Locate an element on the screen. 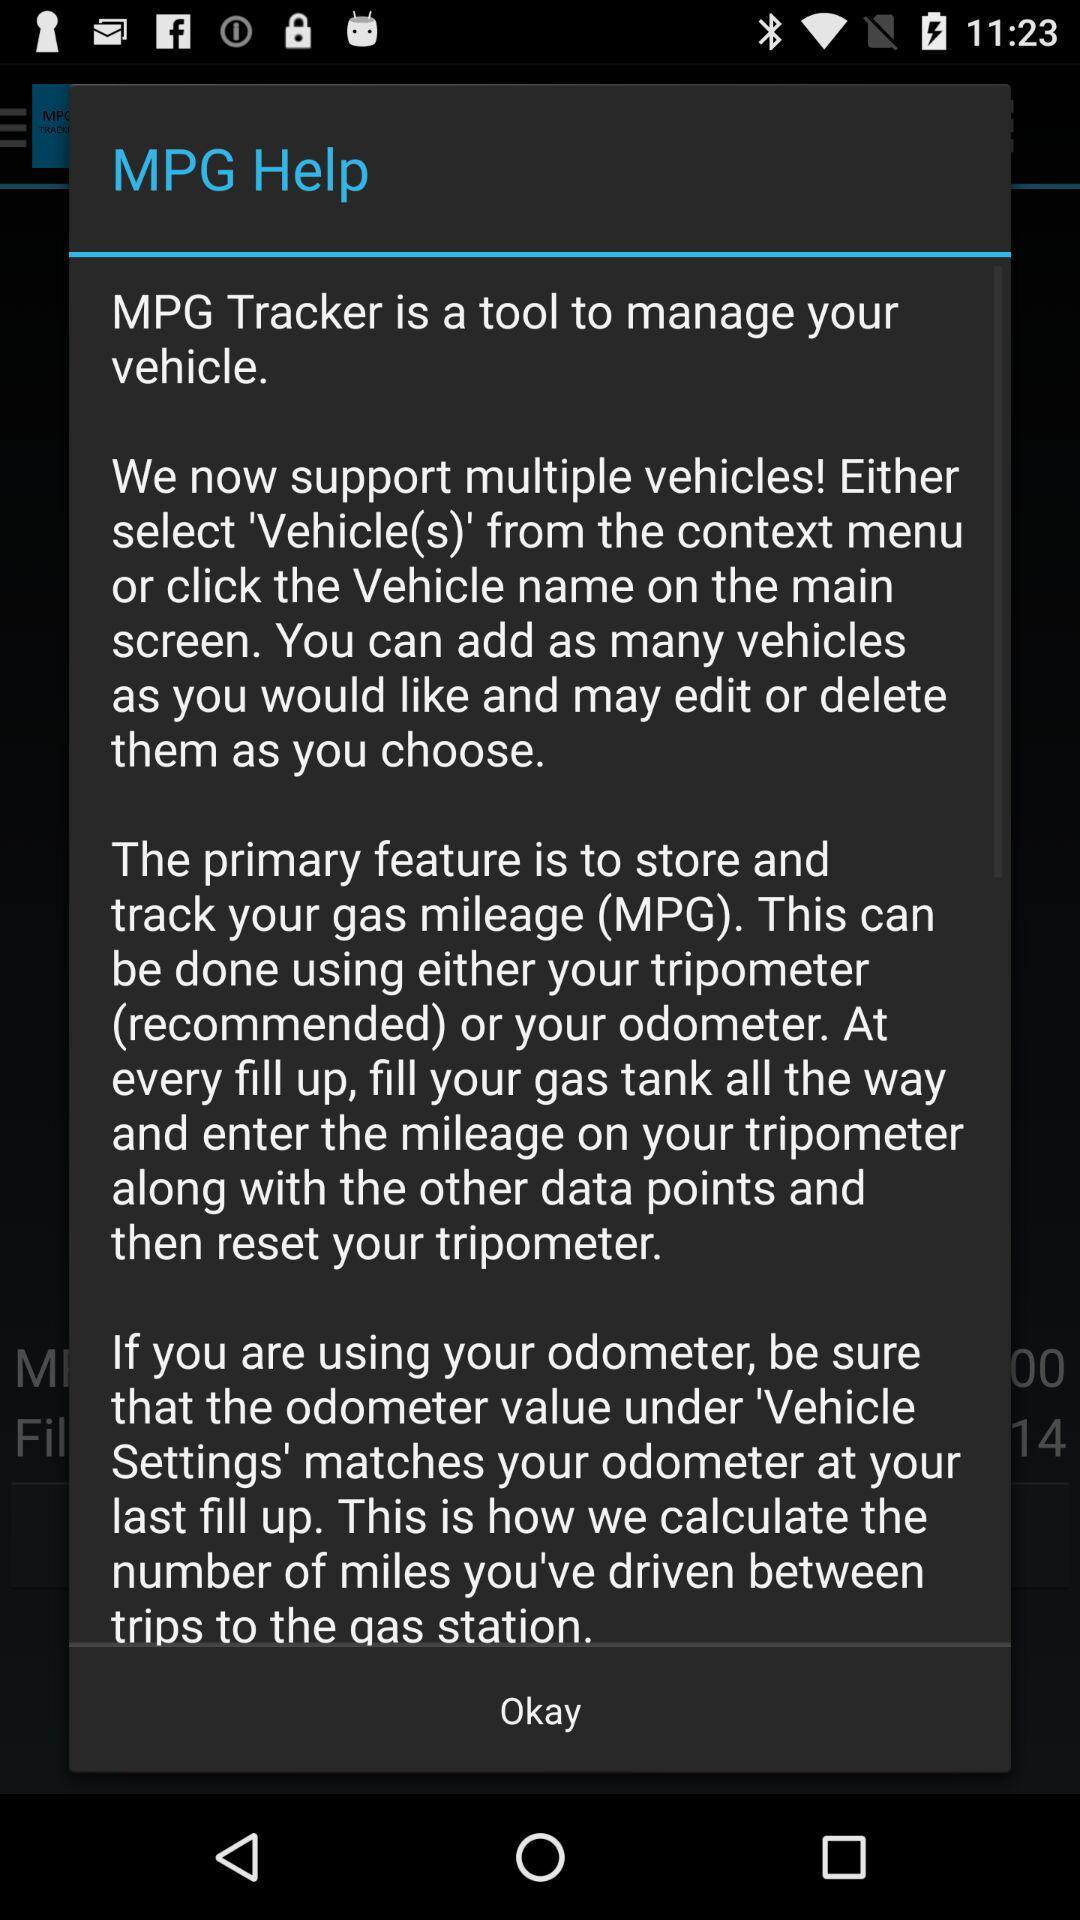  the okay icon is located at coordinates (540, 1708).